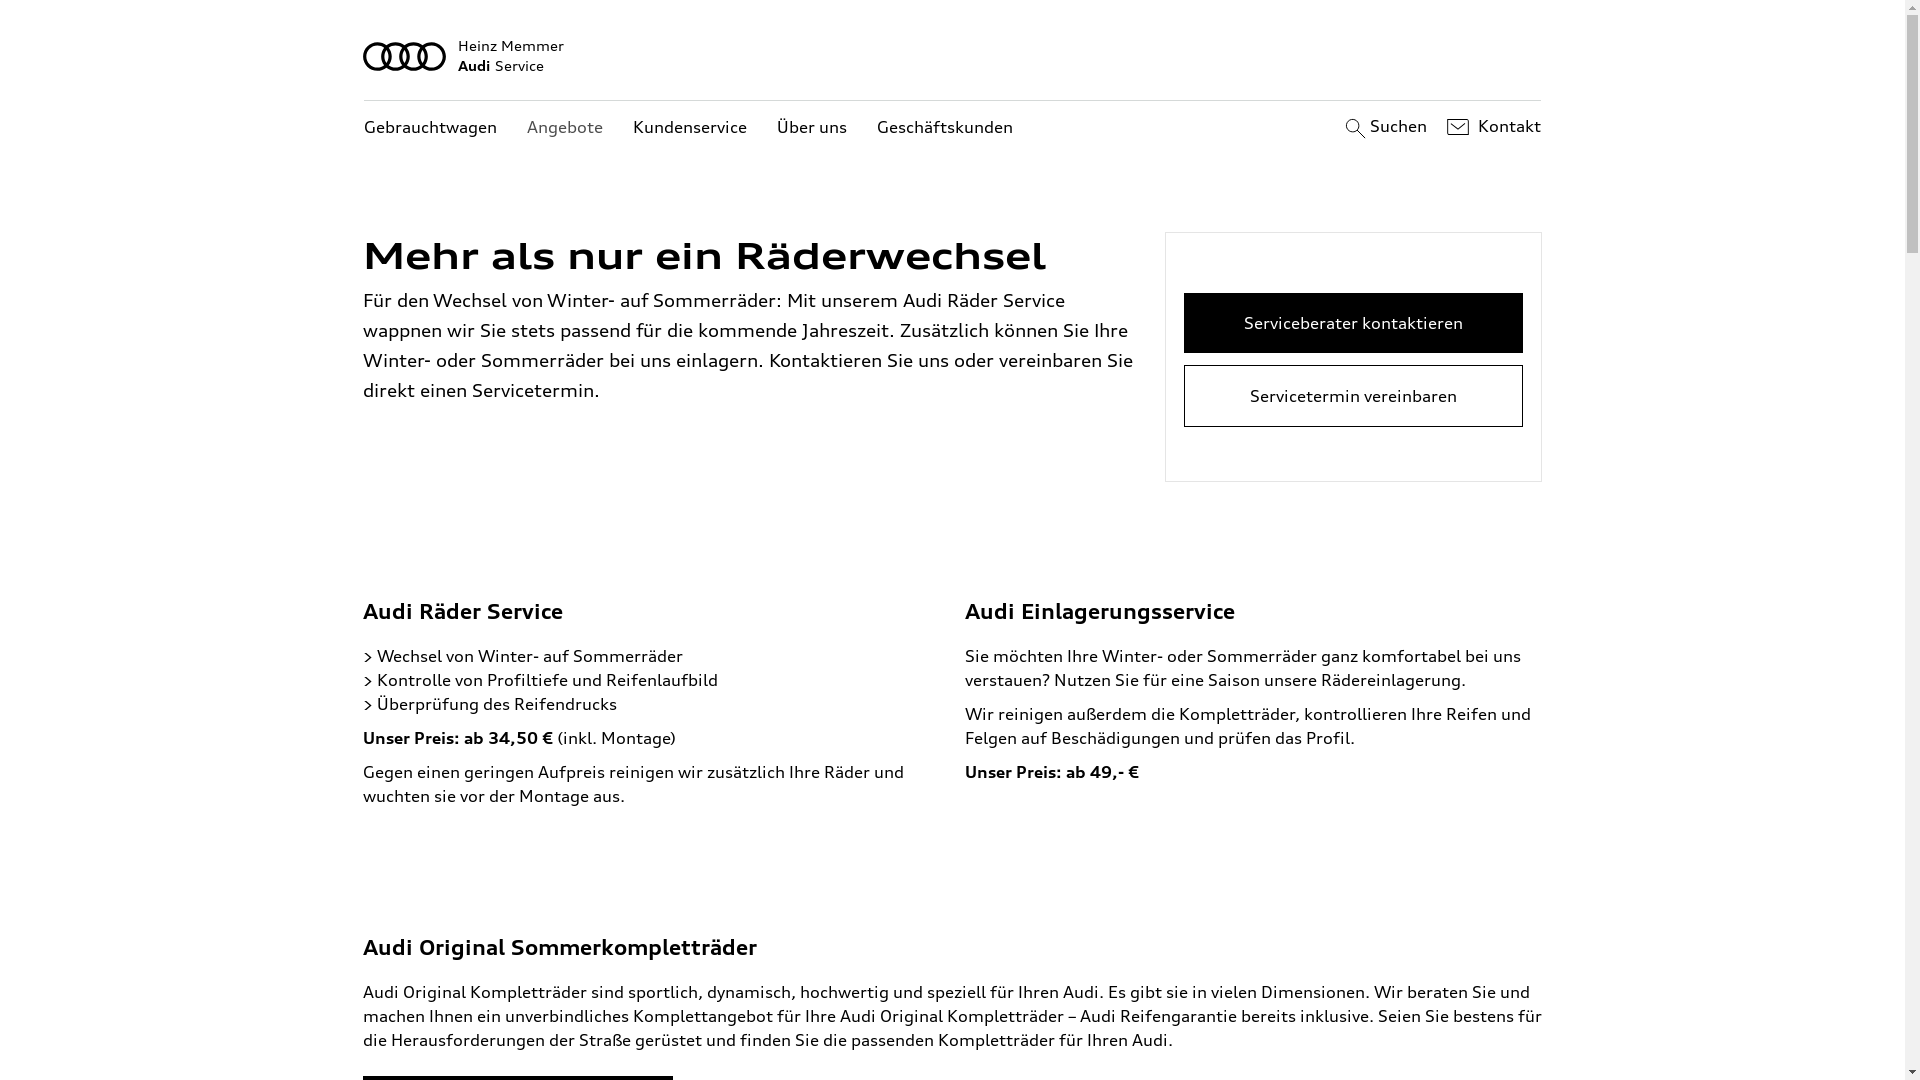  What do you see at coordinates (690, 127) in the screenshot?
I see `'Kundenservice'` at bounding box center [690, 127].